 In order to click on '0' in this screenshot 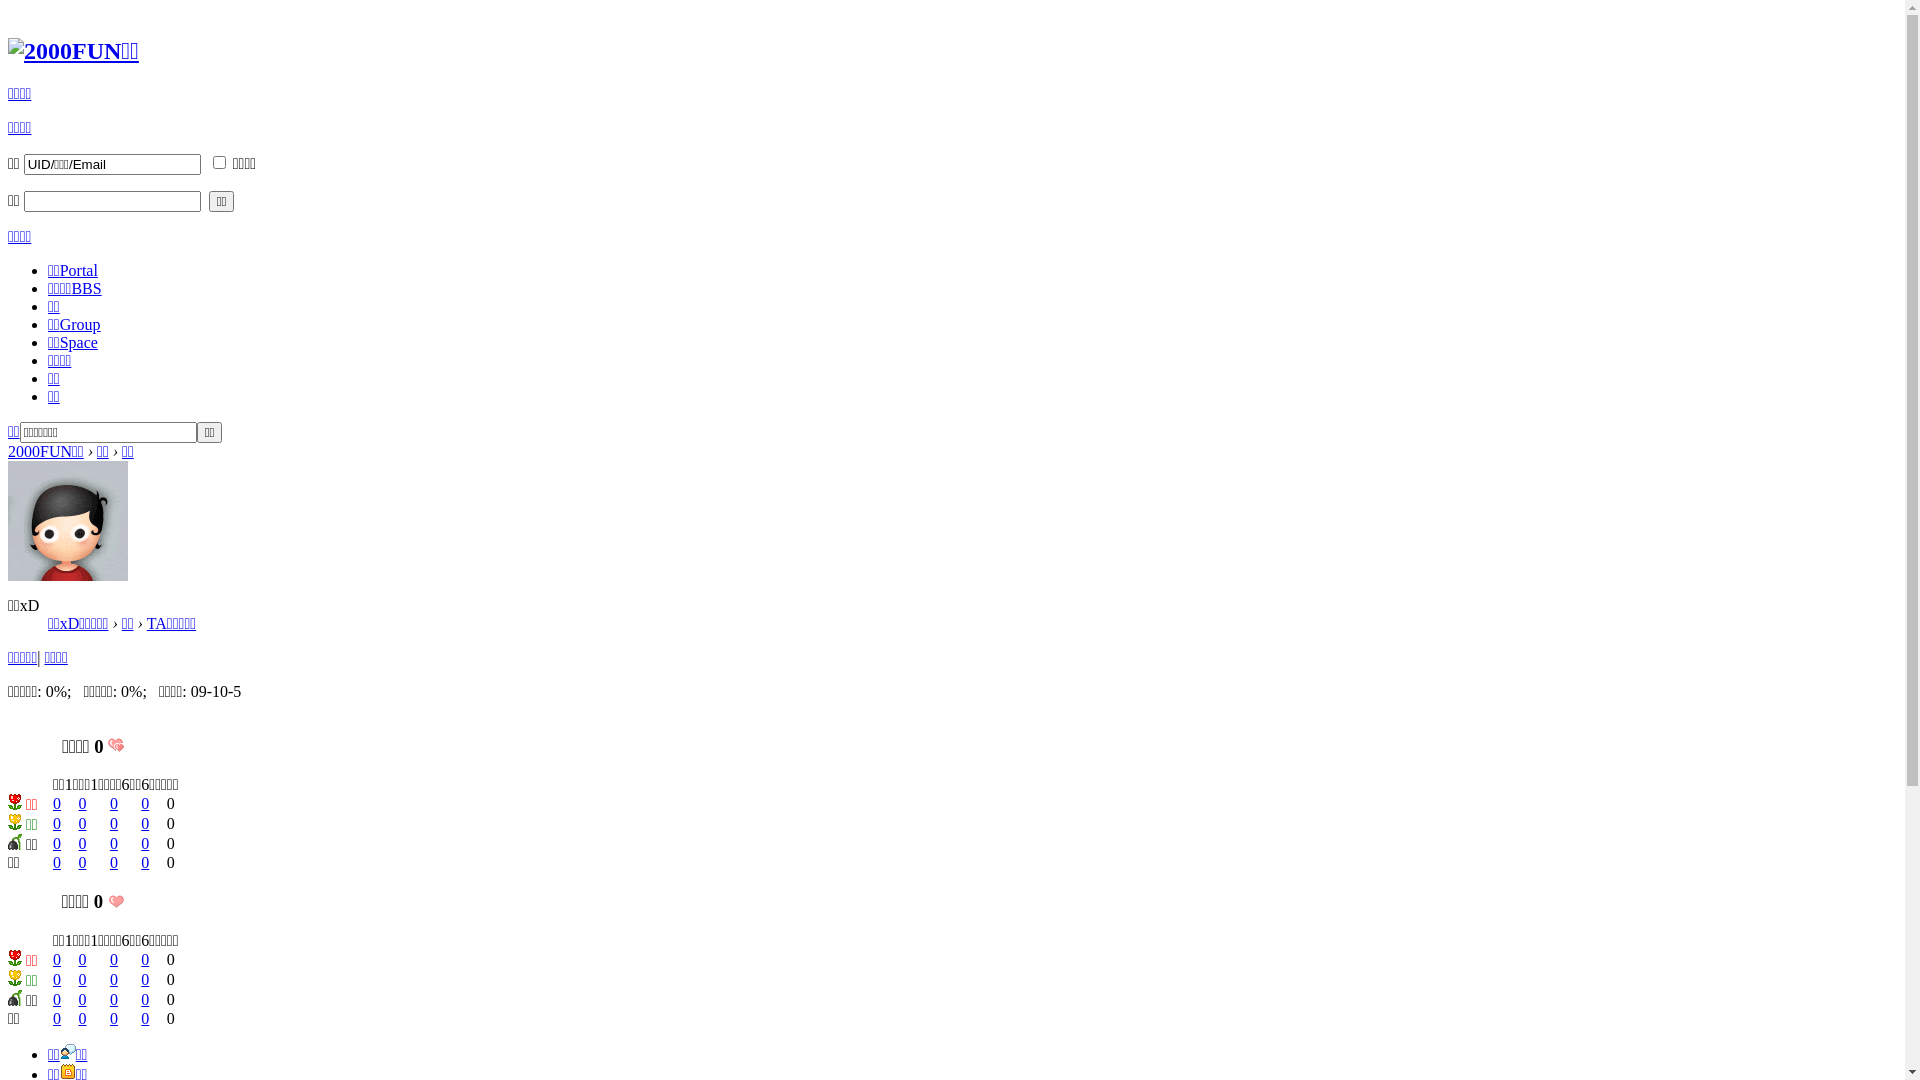, I will do `click(113, 802)`.